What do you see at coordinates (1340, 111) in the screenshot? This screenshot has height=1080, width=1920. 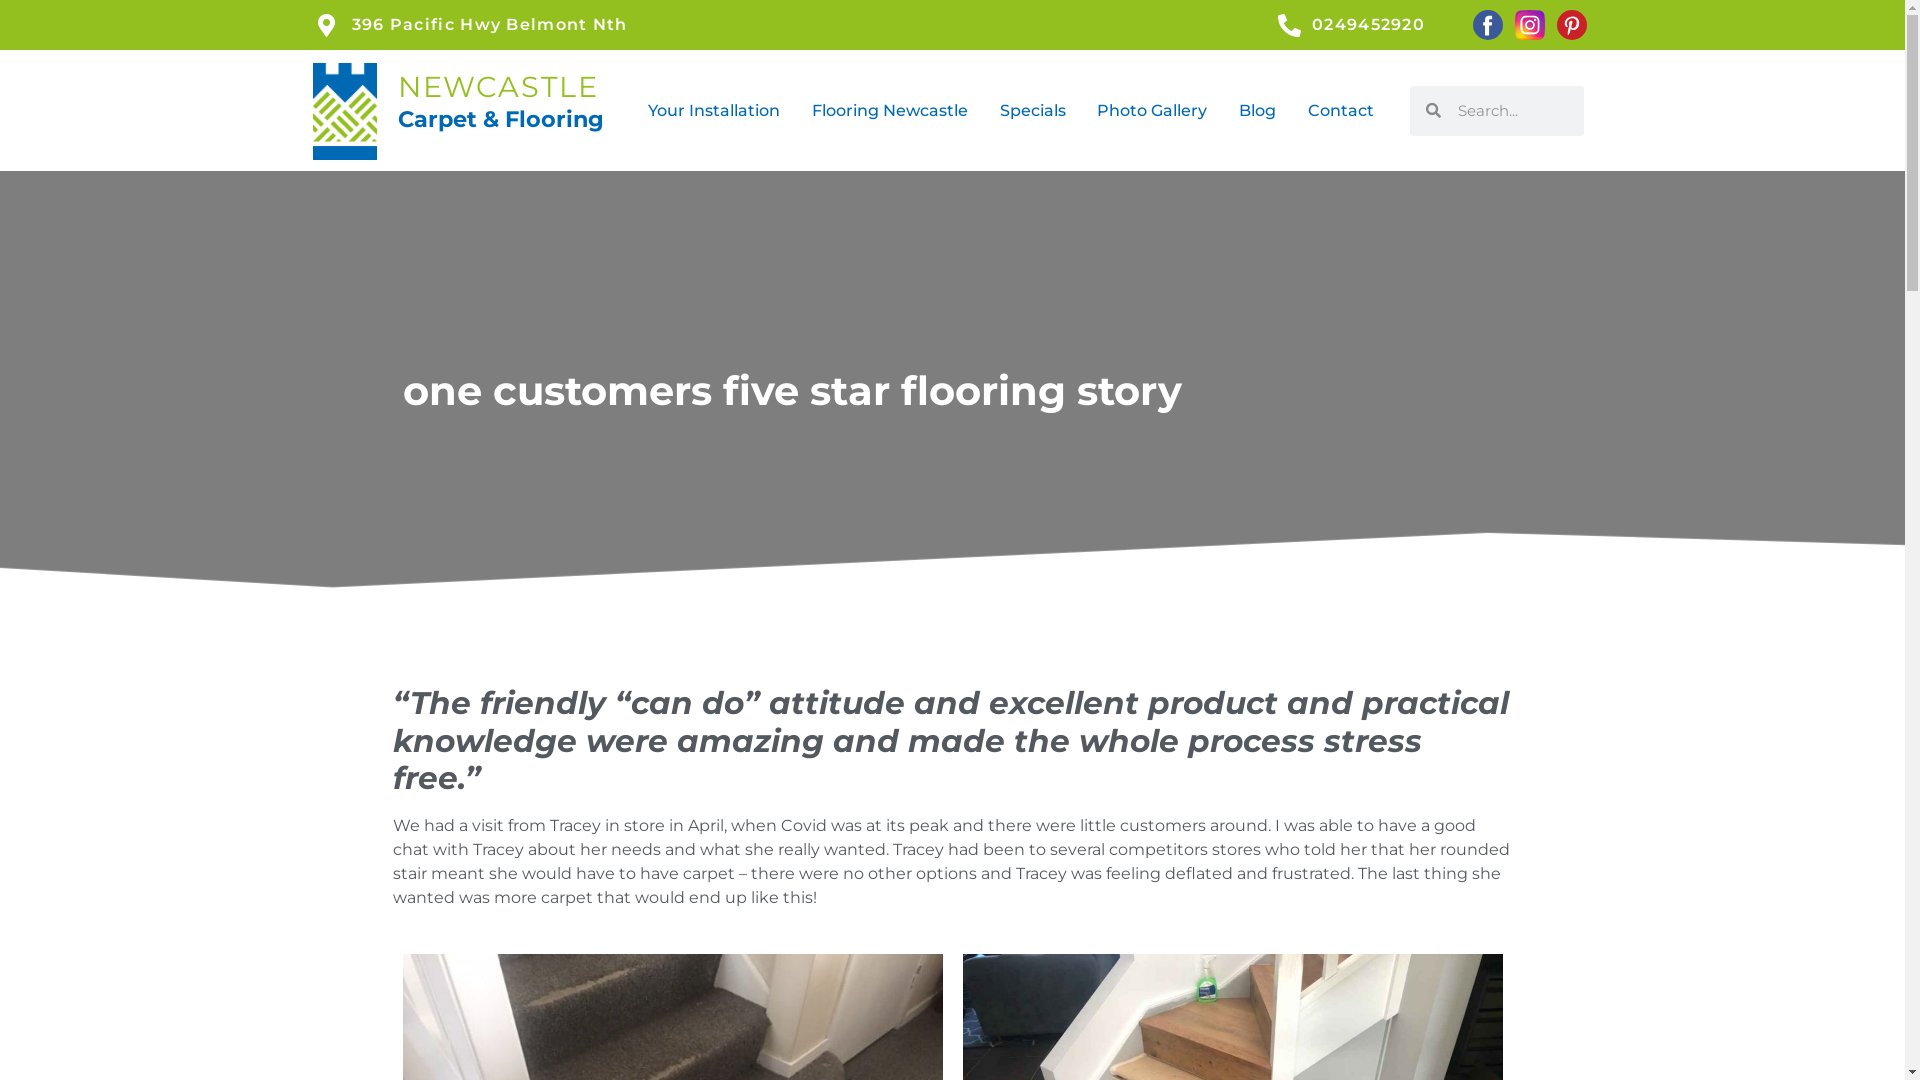 I see `'Contact'` at bounding box center [1340, 111].